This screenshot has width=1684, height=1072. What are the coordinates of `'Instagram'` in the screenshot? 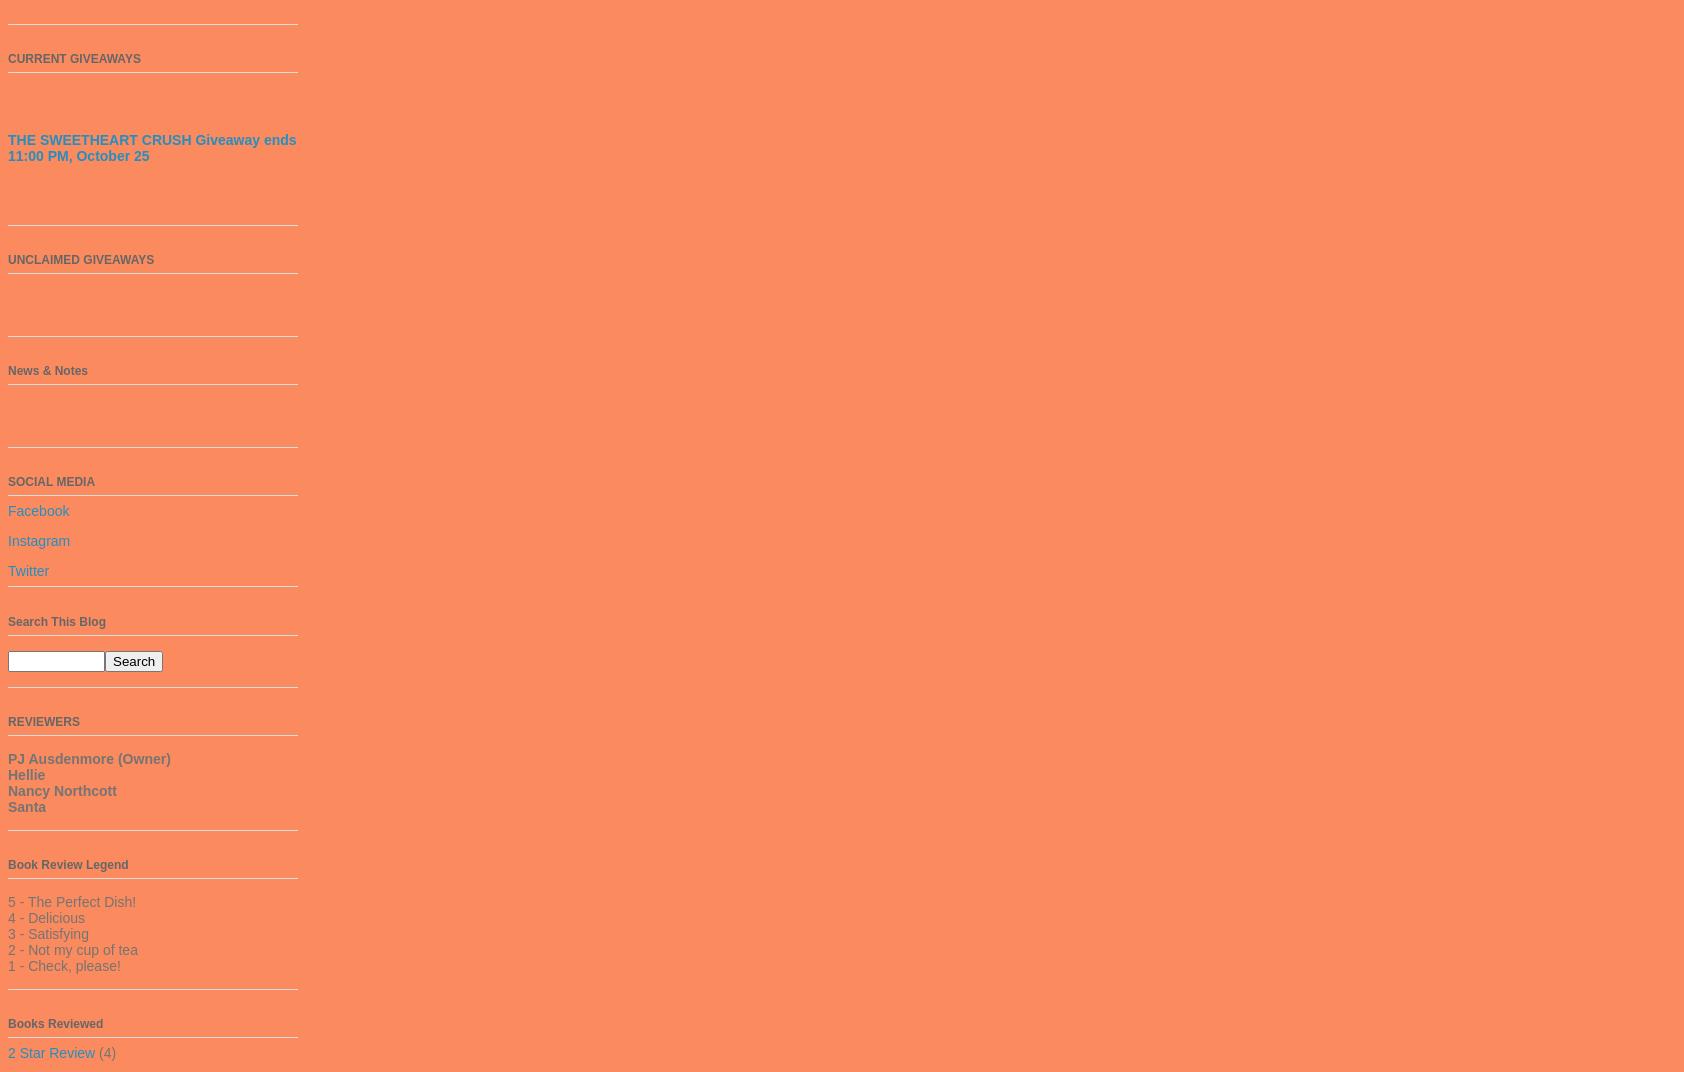 It's located at (38, 540).